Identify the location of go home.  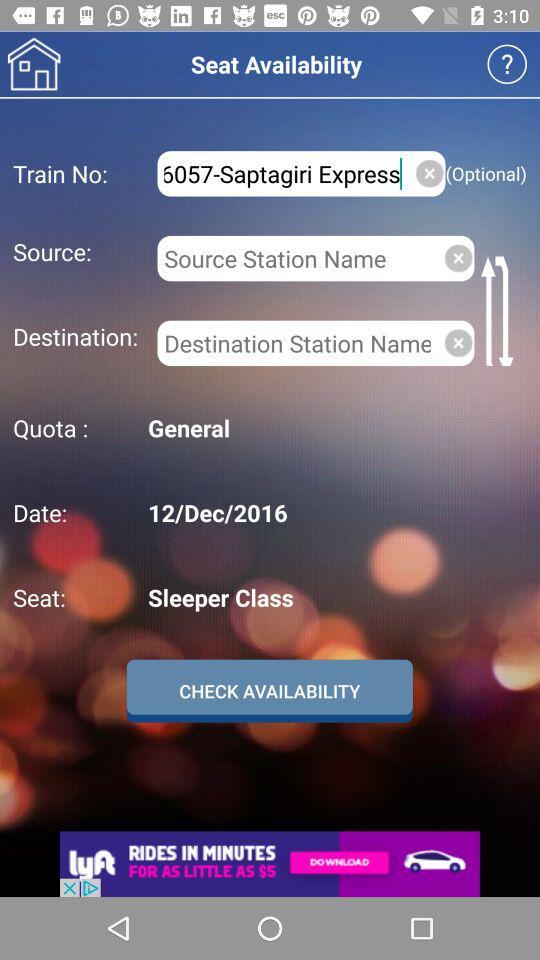
(33, 64).